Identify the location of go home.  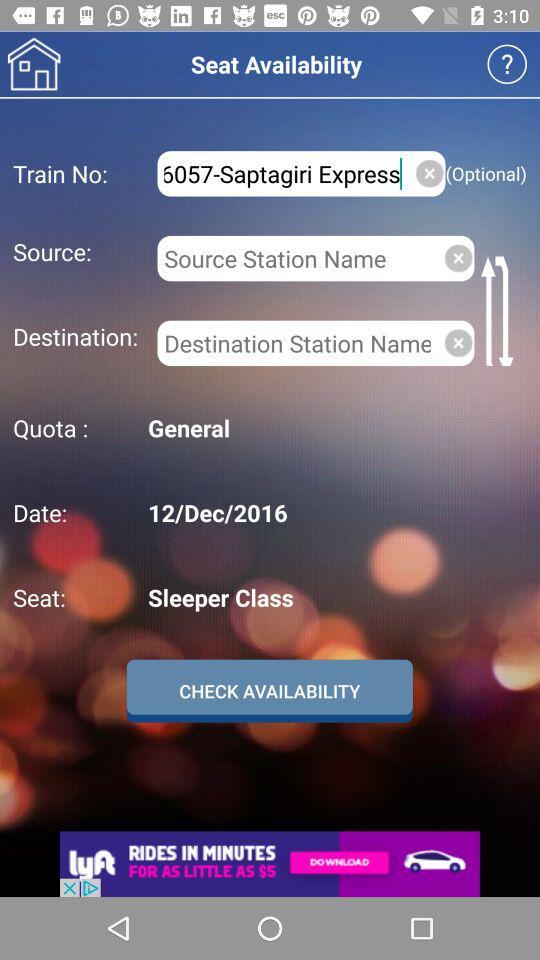
(33, 64).